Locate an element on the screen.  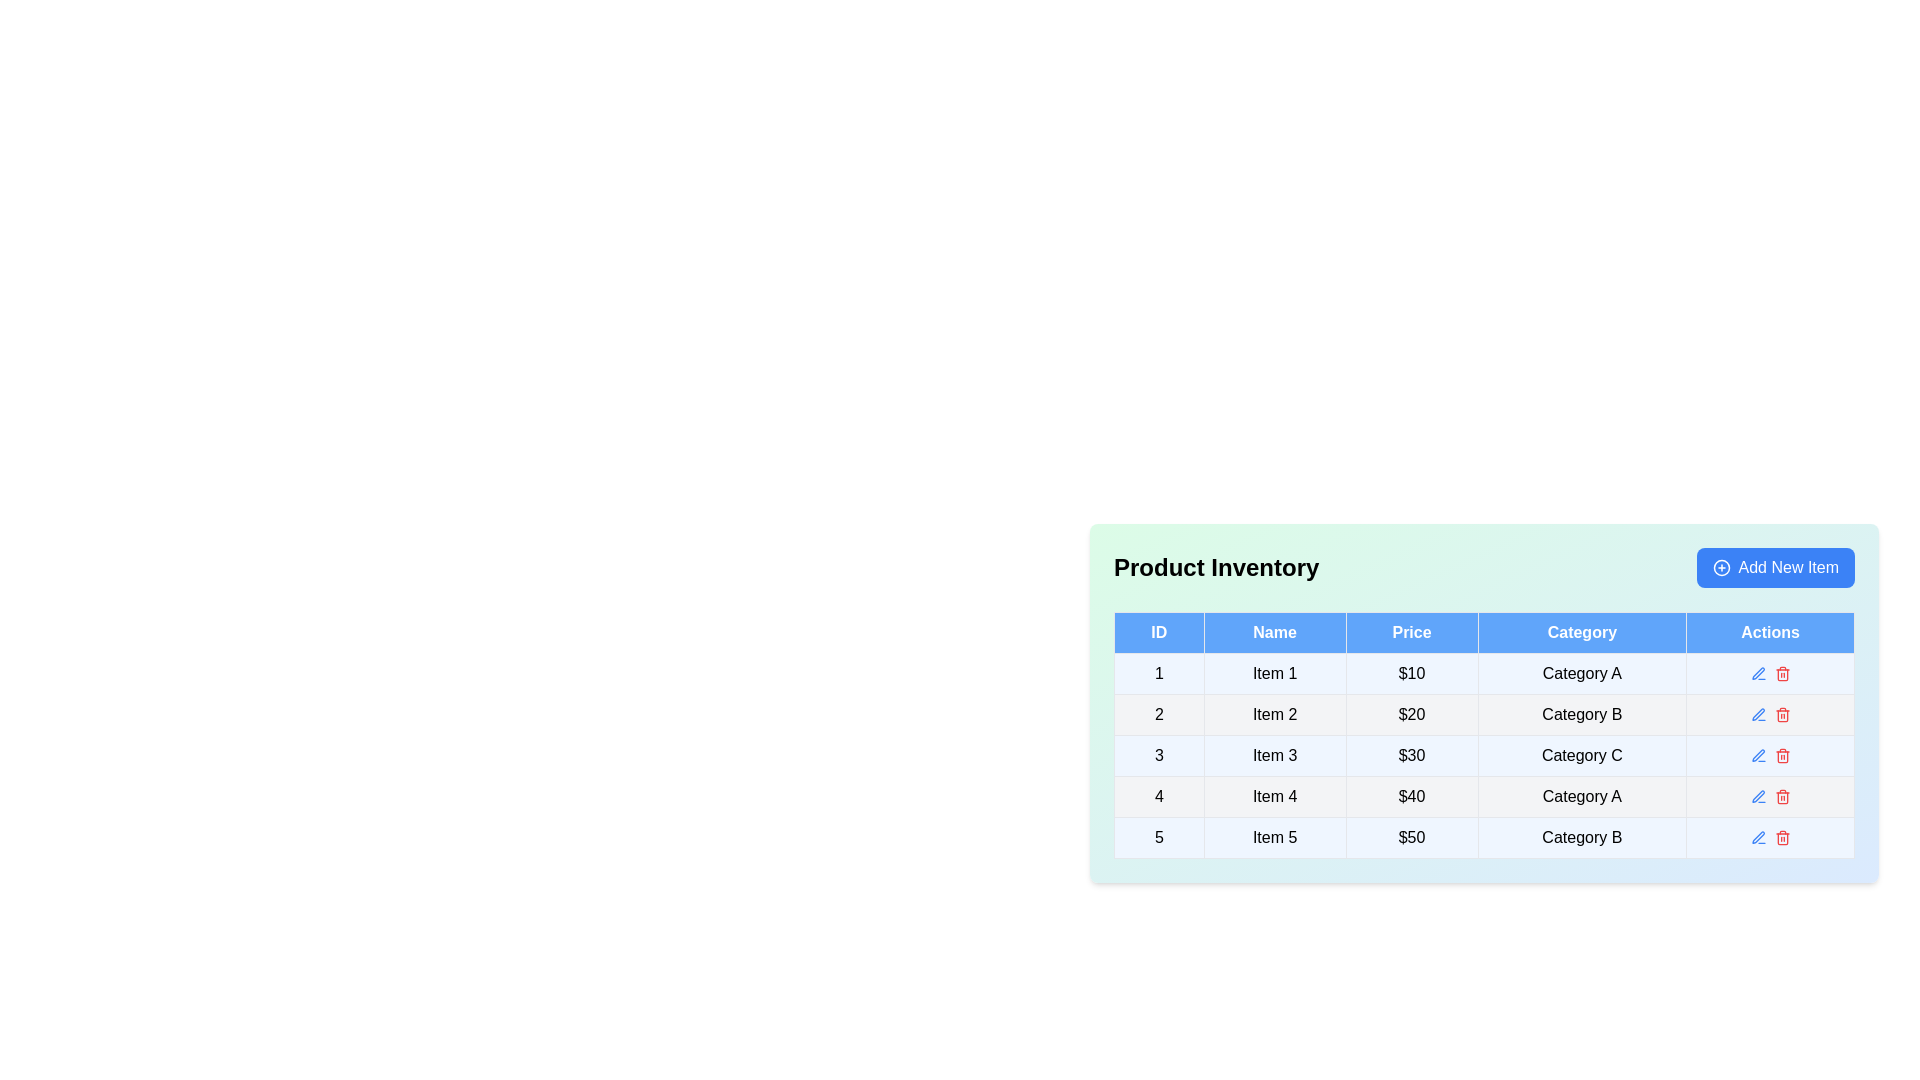
the red trash can icon in the grouped action set located in the rightmost column of the first data row in the 'Actions' section for 'Item 1' is located at coordinates (1770, 674).